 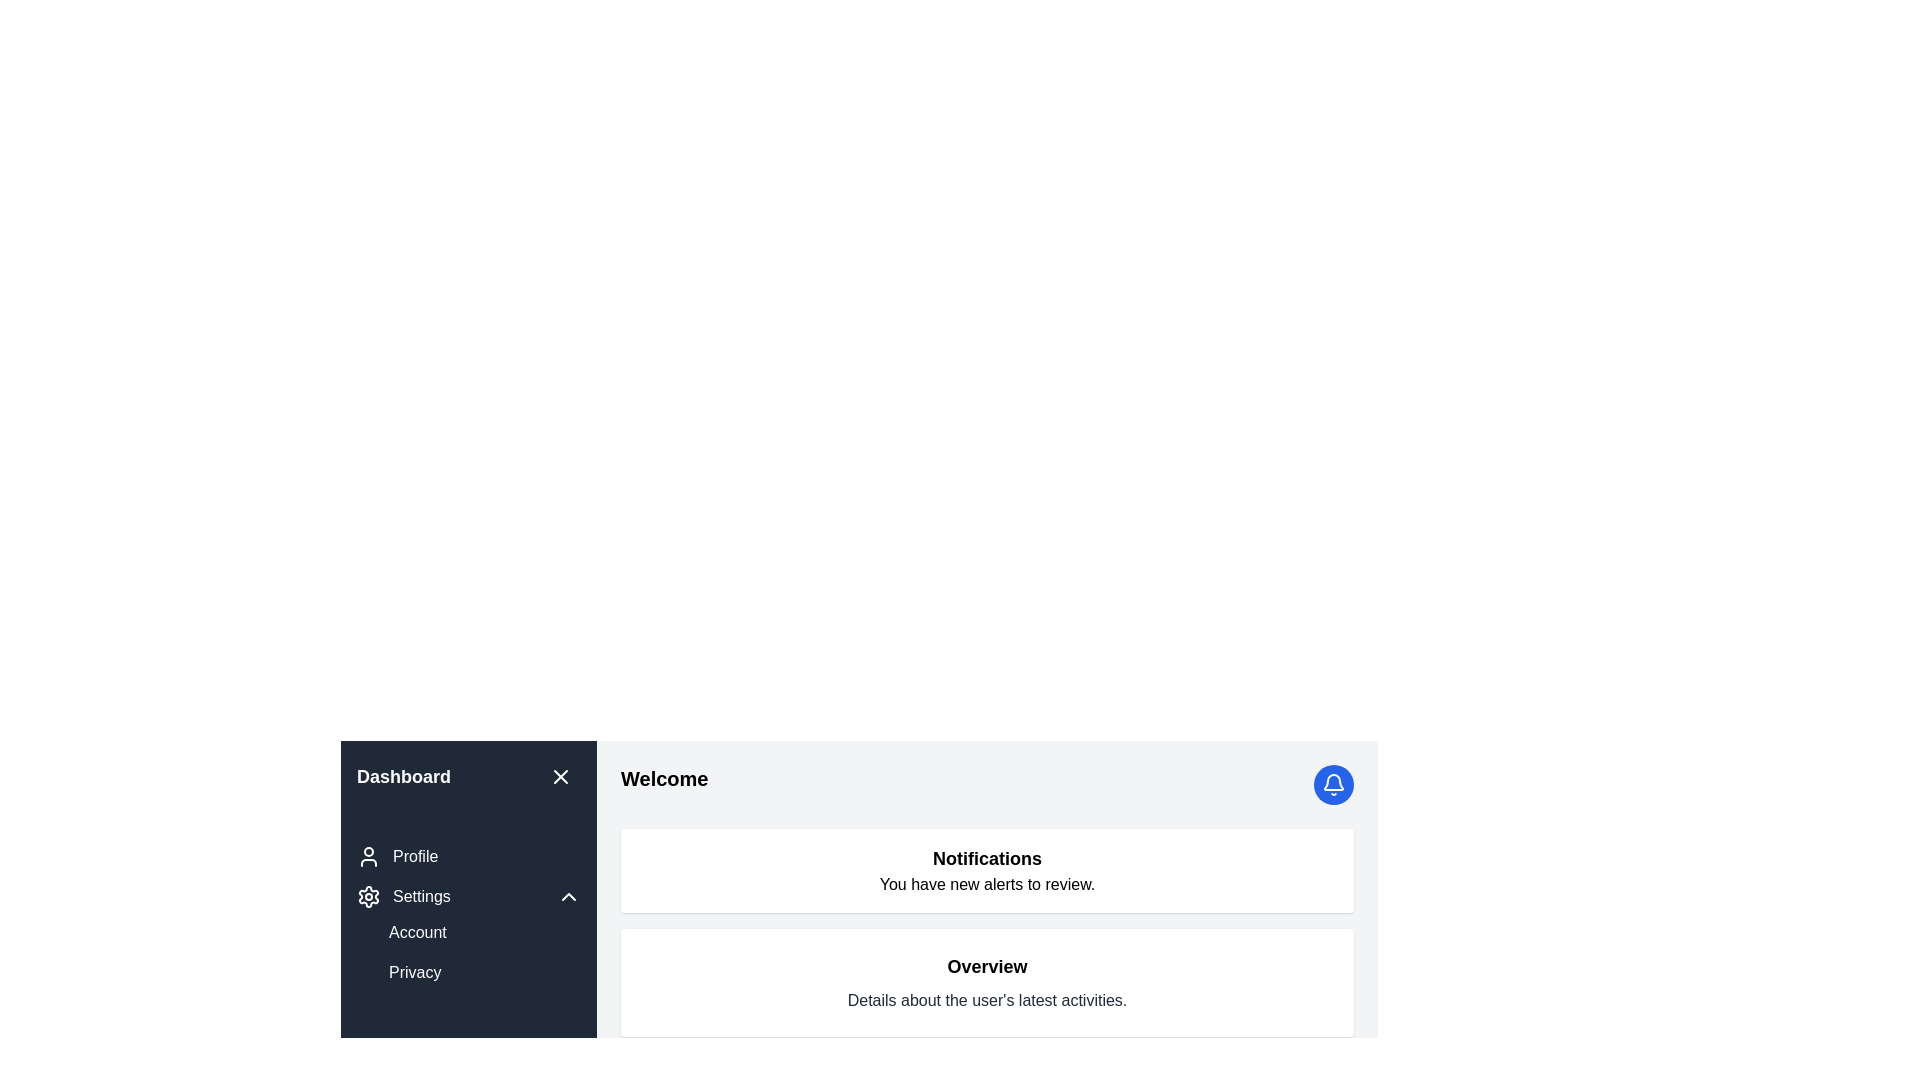 What do you see at coordinates (416, 933) in the screenshot?
I see `the 'Account' button located in the vertical navigation menu` at bounding box center [416, 933].